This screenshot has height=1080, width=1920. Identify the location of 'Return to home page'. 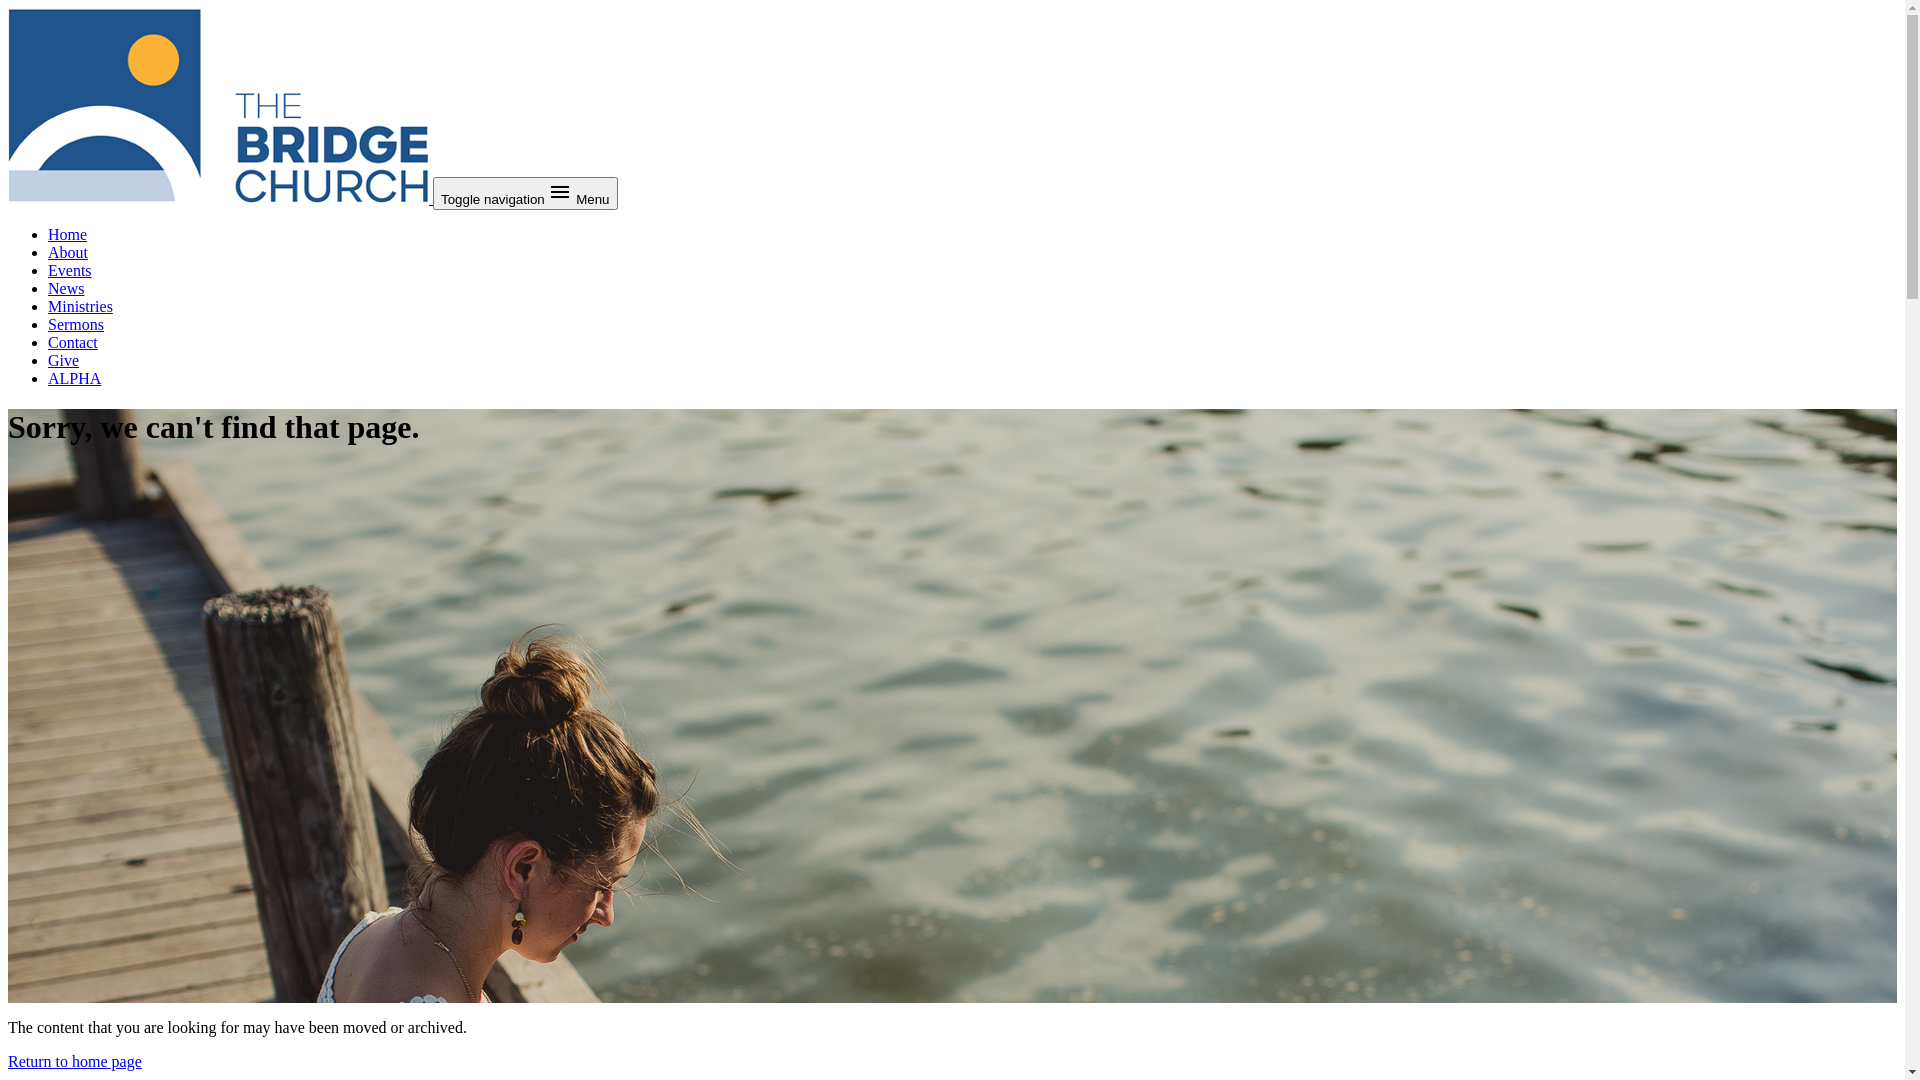
(8, 1060).